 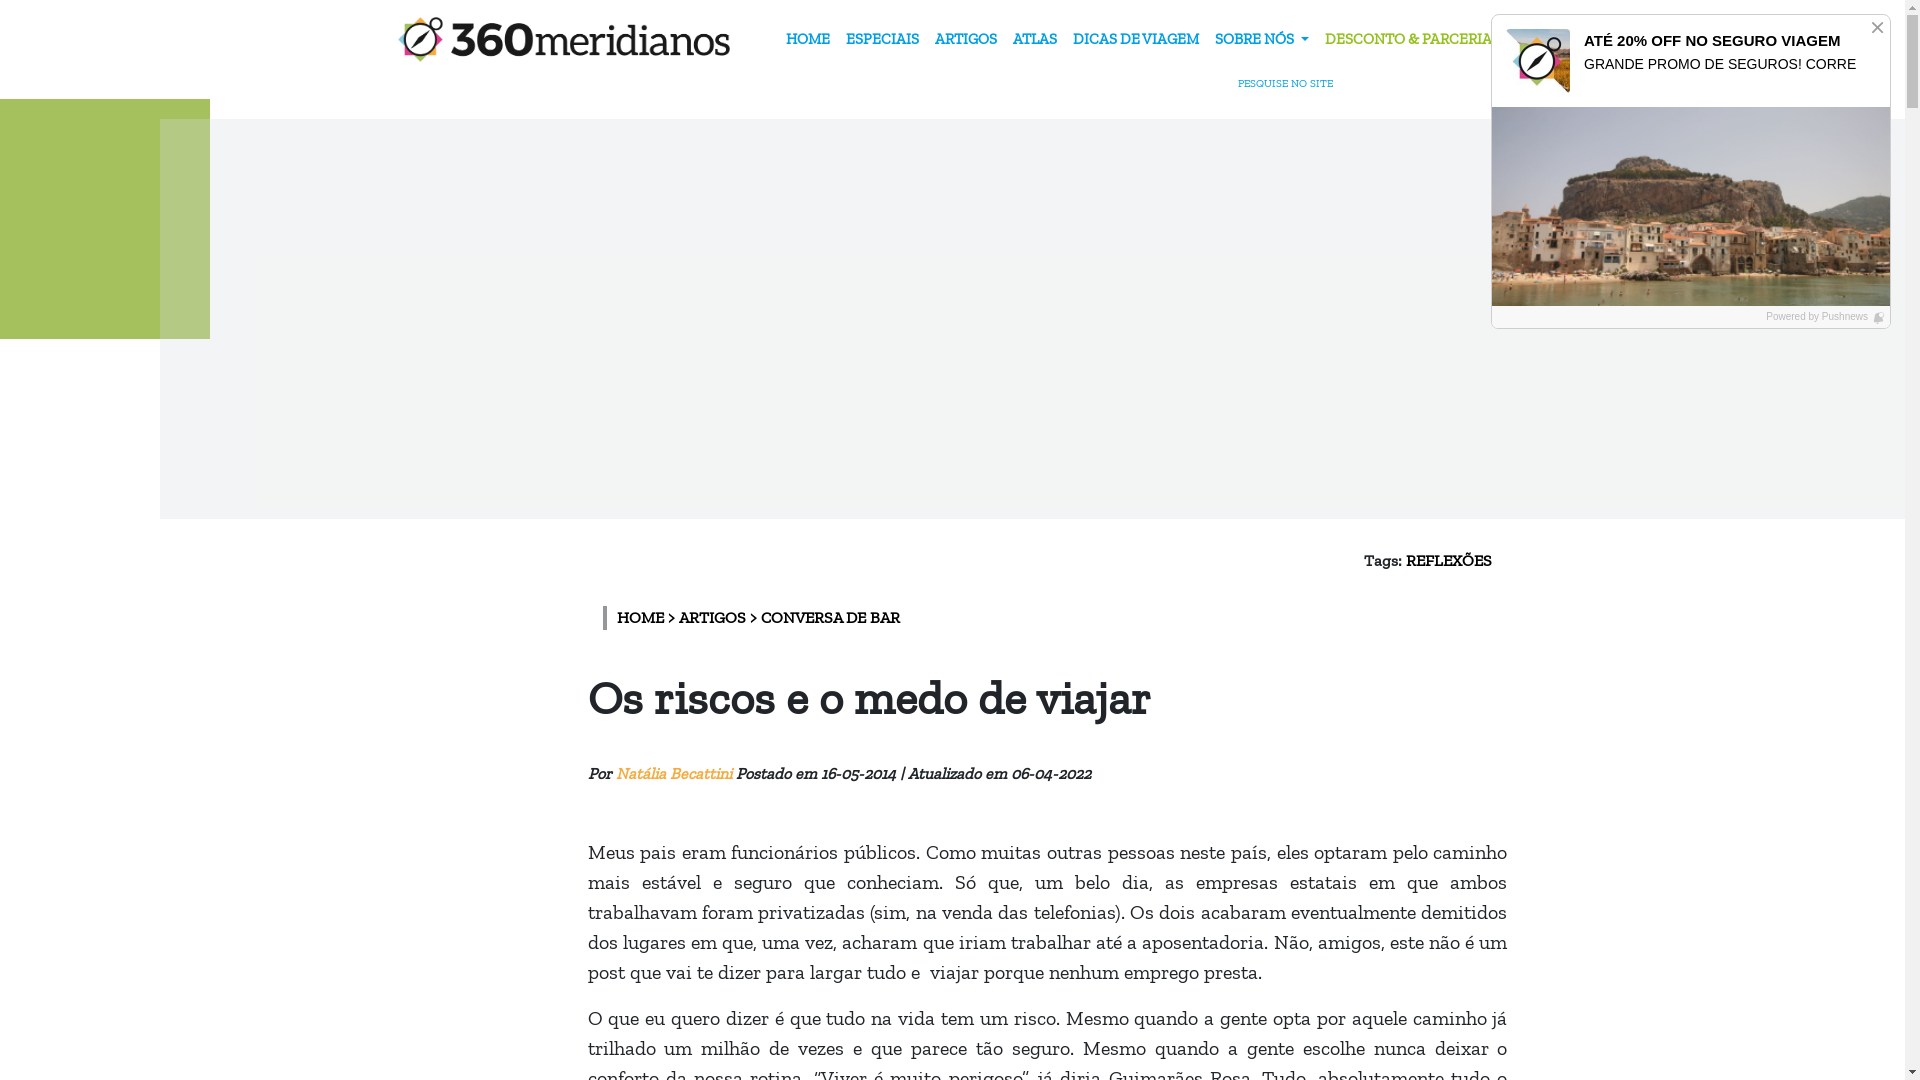 I want to click on 'ATLAS', so click(x=1035, y=39).